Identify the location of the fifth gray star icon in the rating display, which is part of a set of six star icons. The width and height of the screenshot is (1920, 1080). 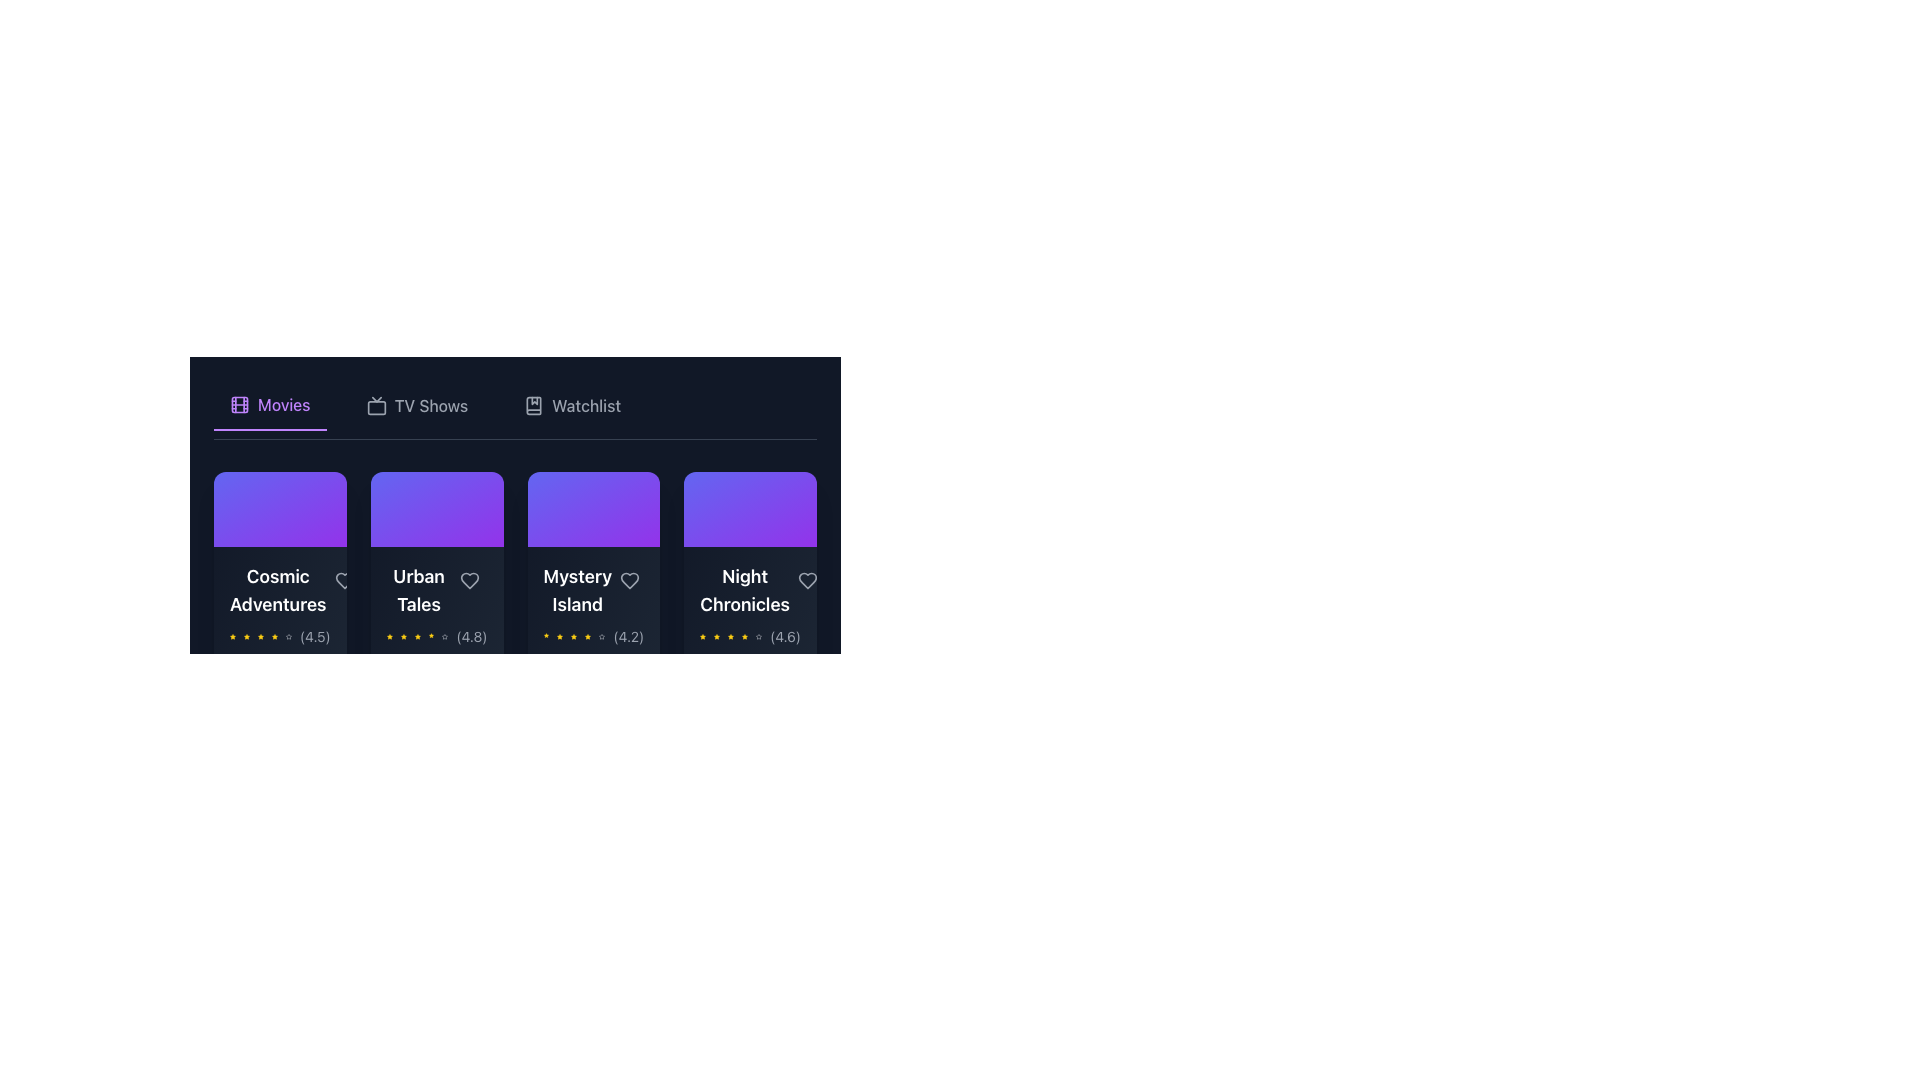
(757, 636).